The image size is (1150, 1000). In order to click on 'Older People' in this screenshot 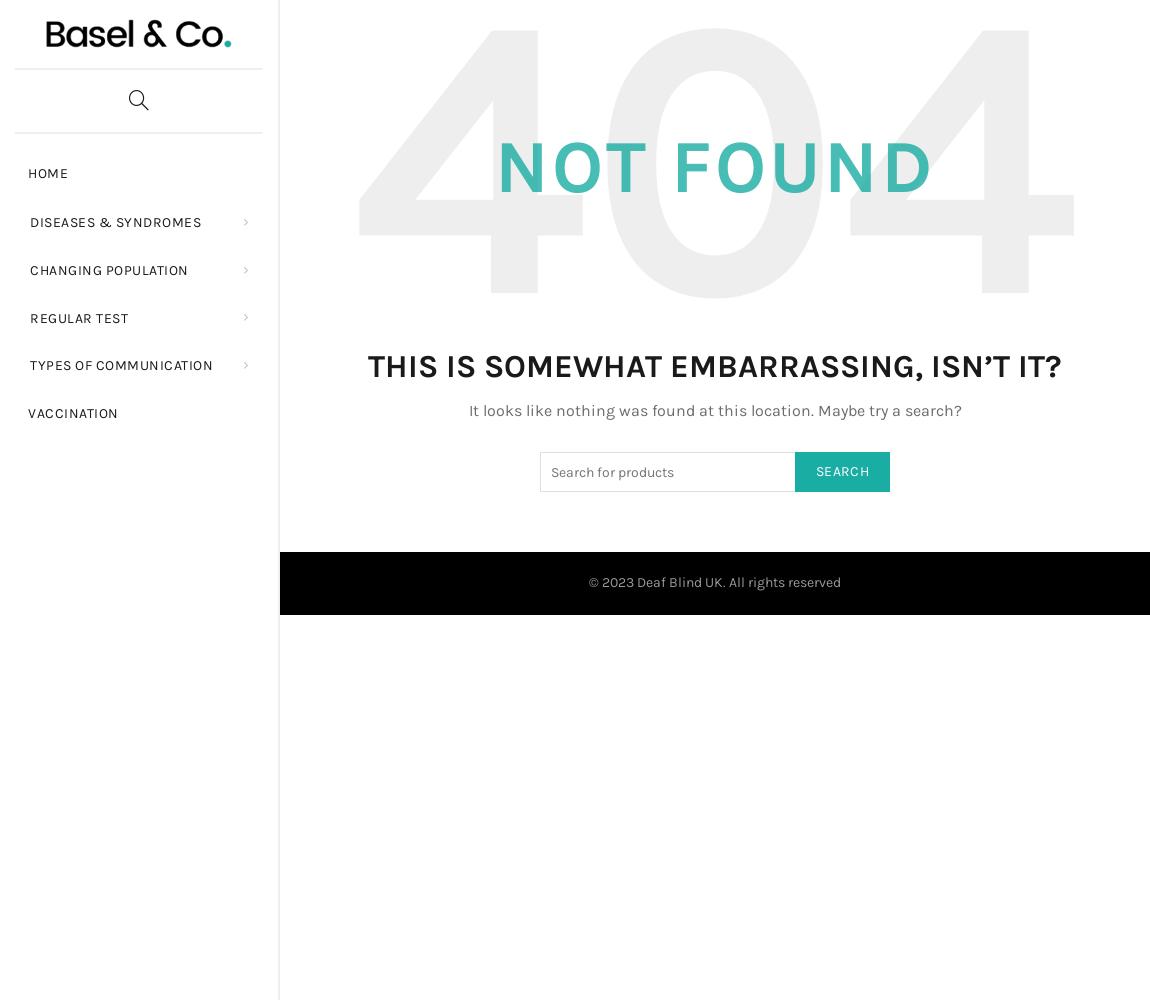, I will do `click(313, 276)`.